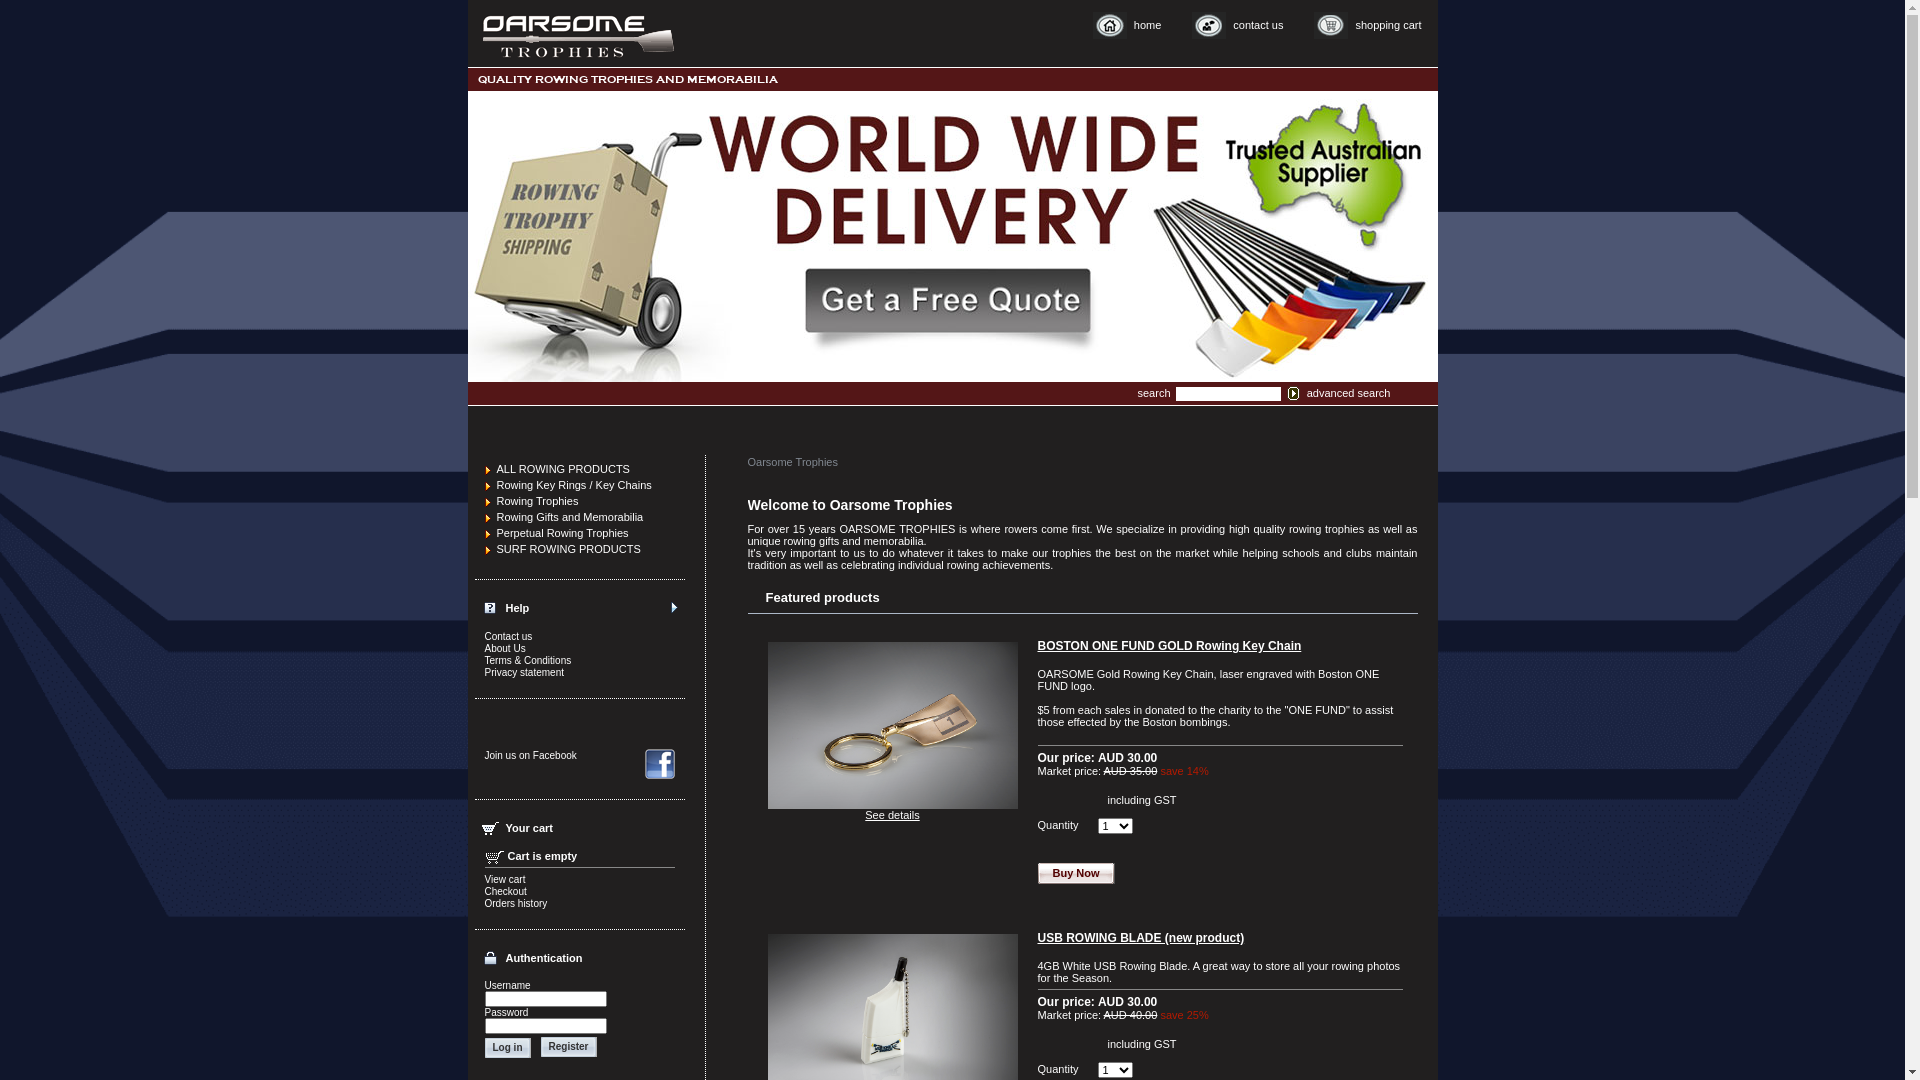 This screenshot has height=1080, width=1920. Describe the element at coordinates (1075, 873) in the screenshot. I see `'Buy Now'` at that location.